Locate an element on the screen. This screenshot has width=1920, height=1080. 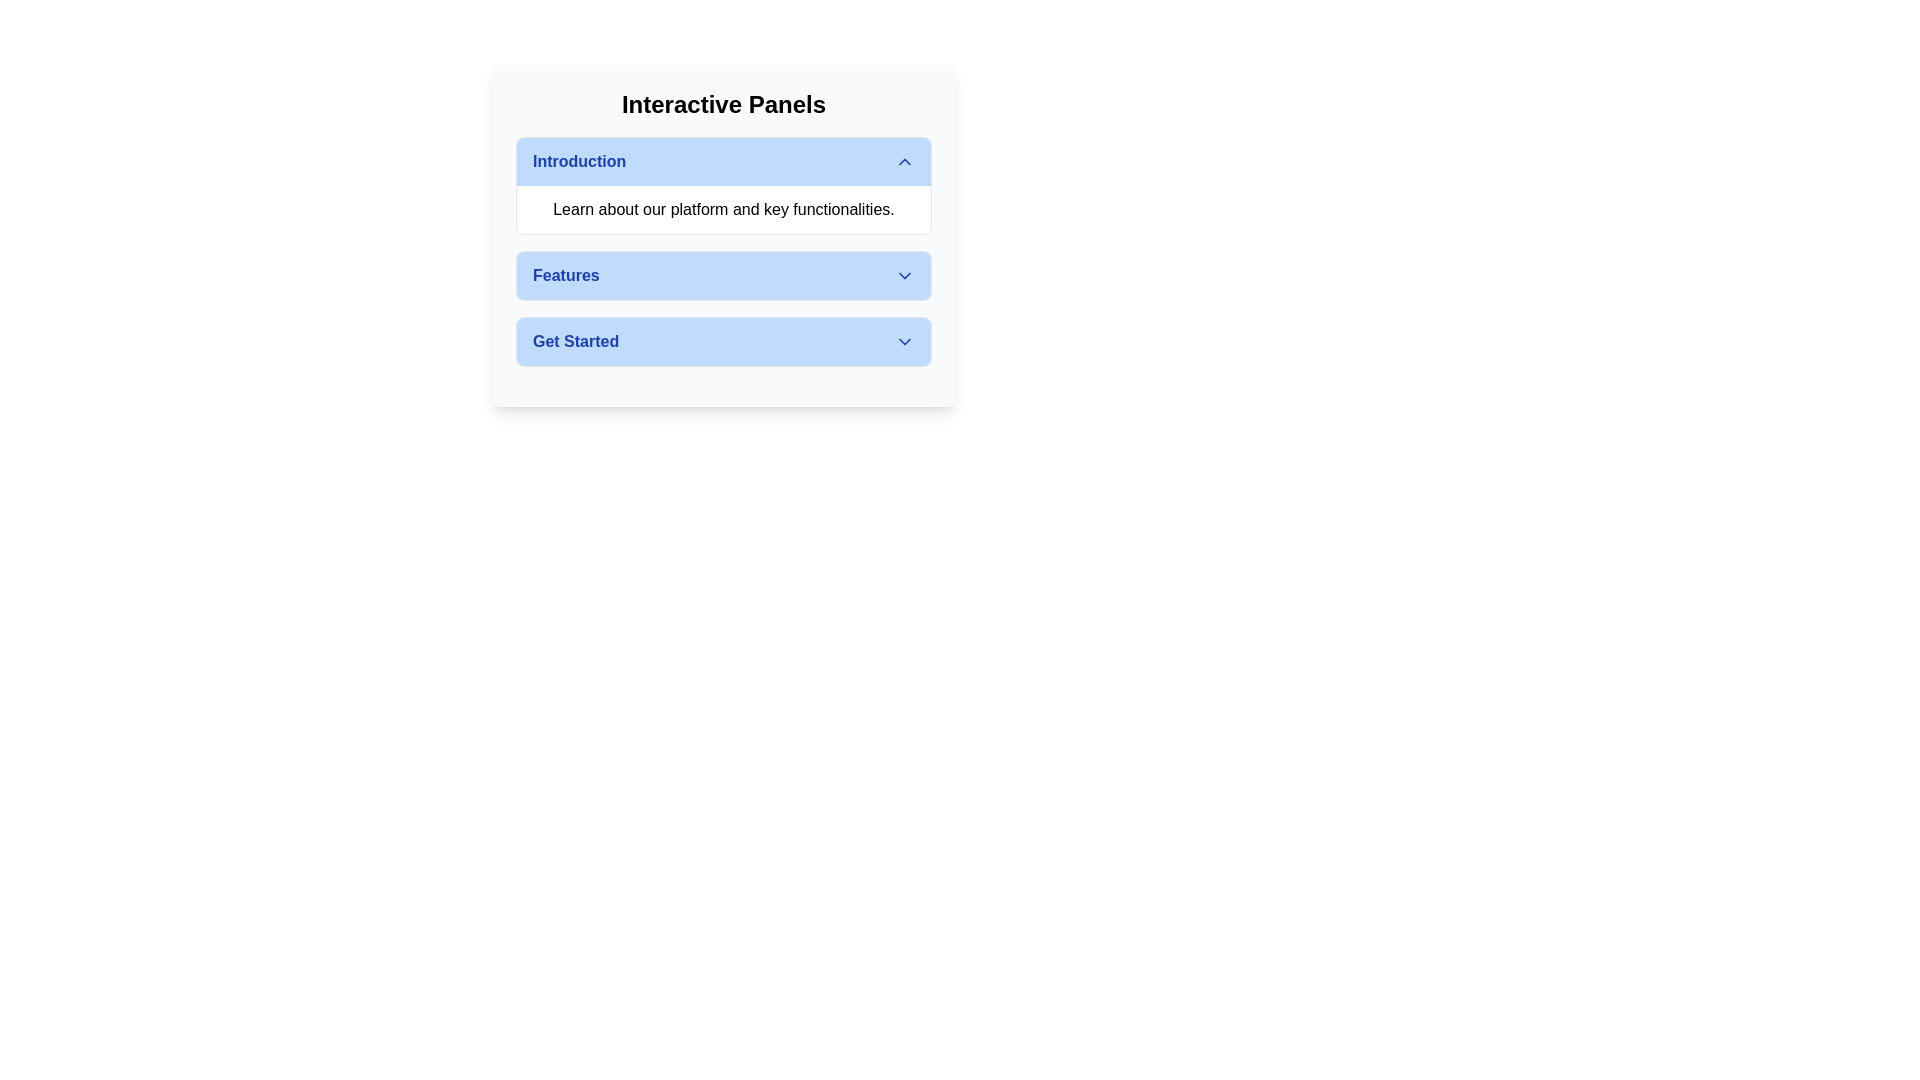
the text that states 'Learn about our platform and key functionalities', which is located directly under the Introduction panel in a collapsible menu is located at coordinates (723, 209).